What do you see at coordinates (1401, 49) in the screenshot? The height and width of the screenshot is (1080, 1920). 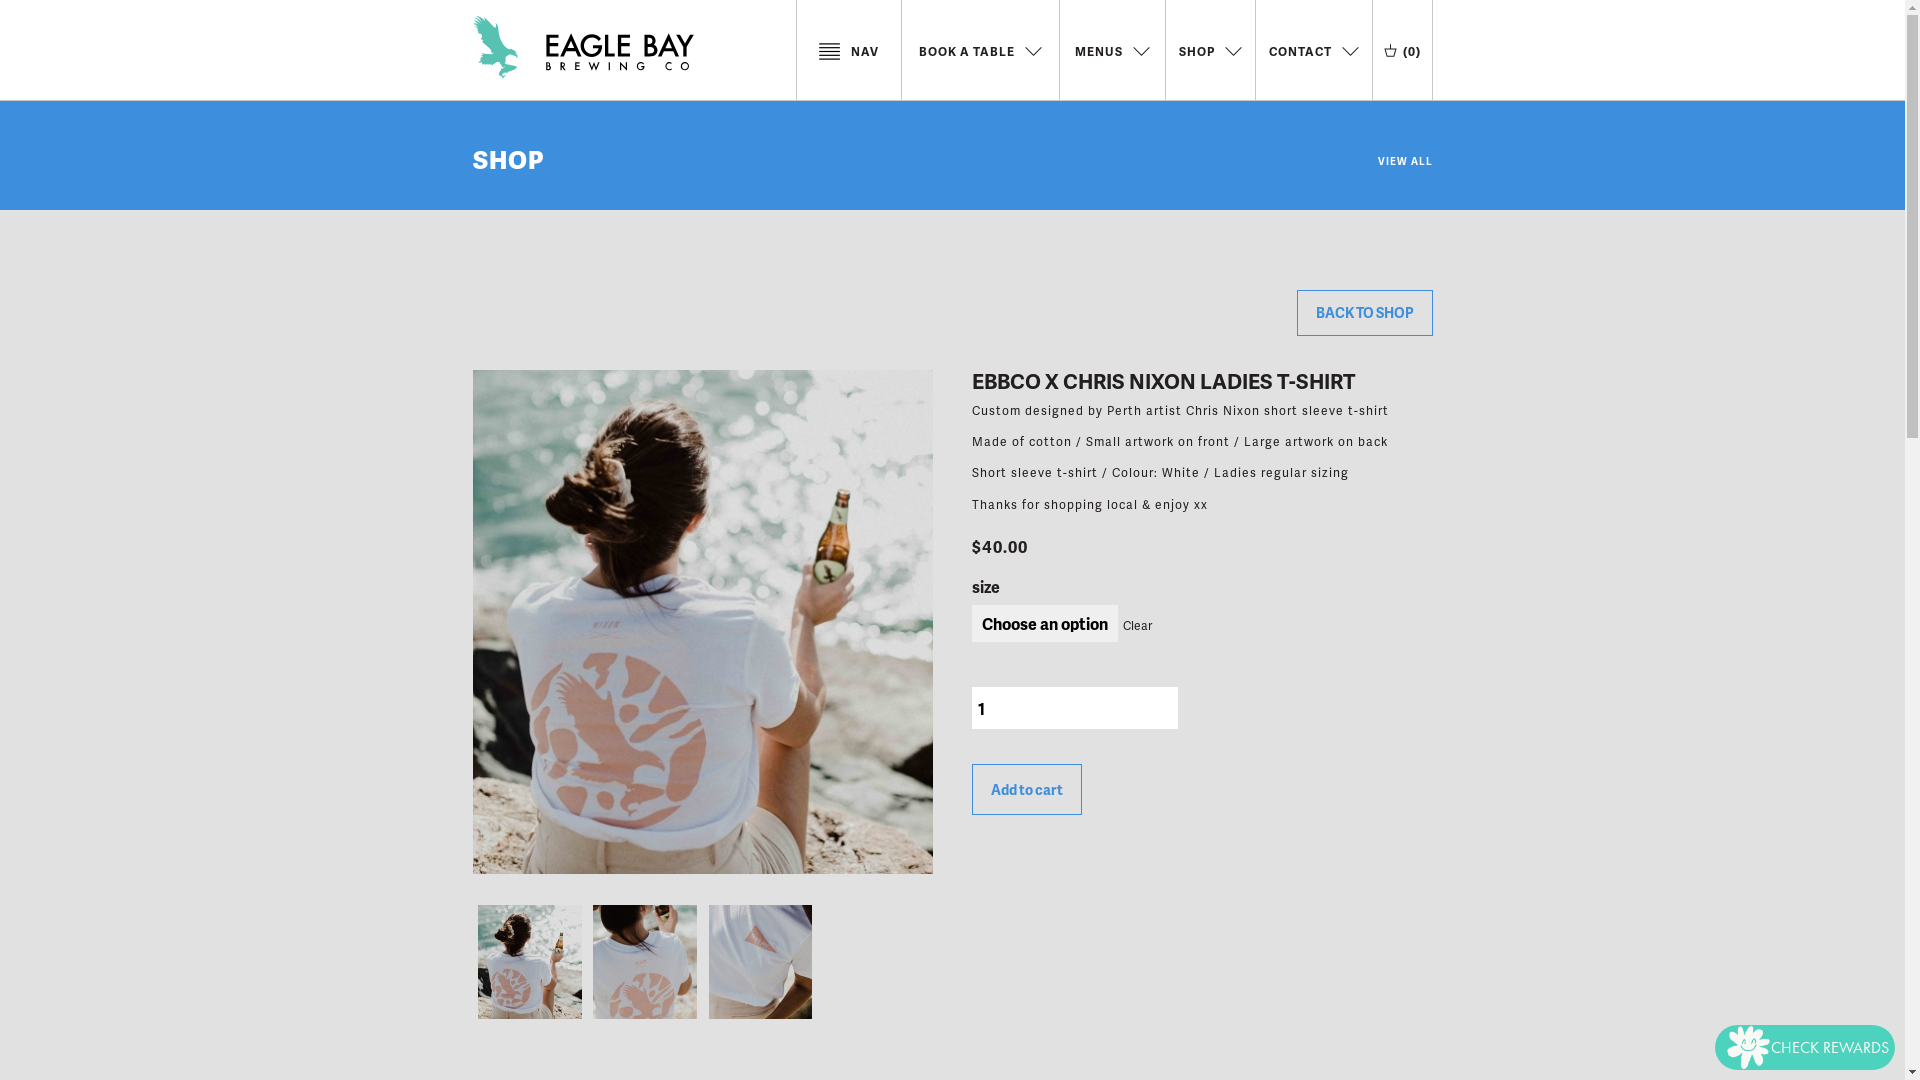 I see `'  (0)'` at bounding box center [1401, 49].